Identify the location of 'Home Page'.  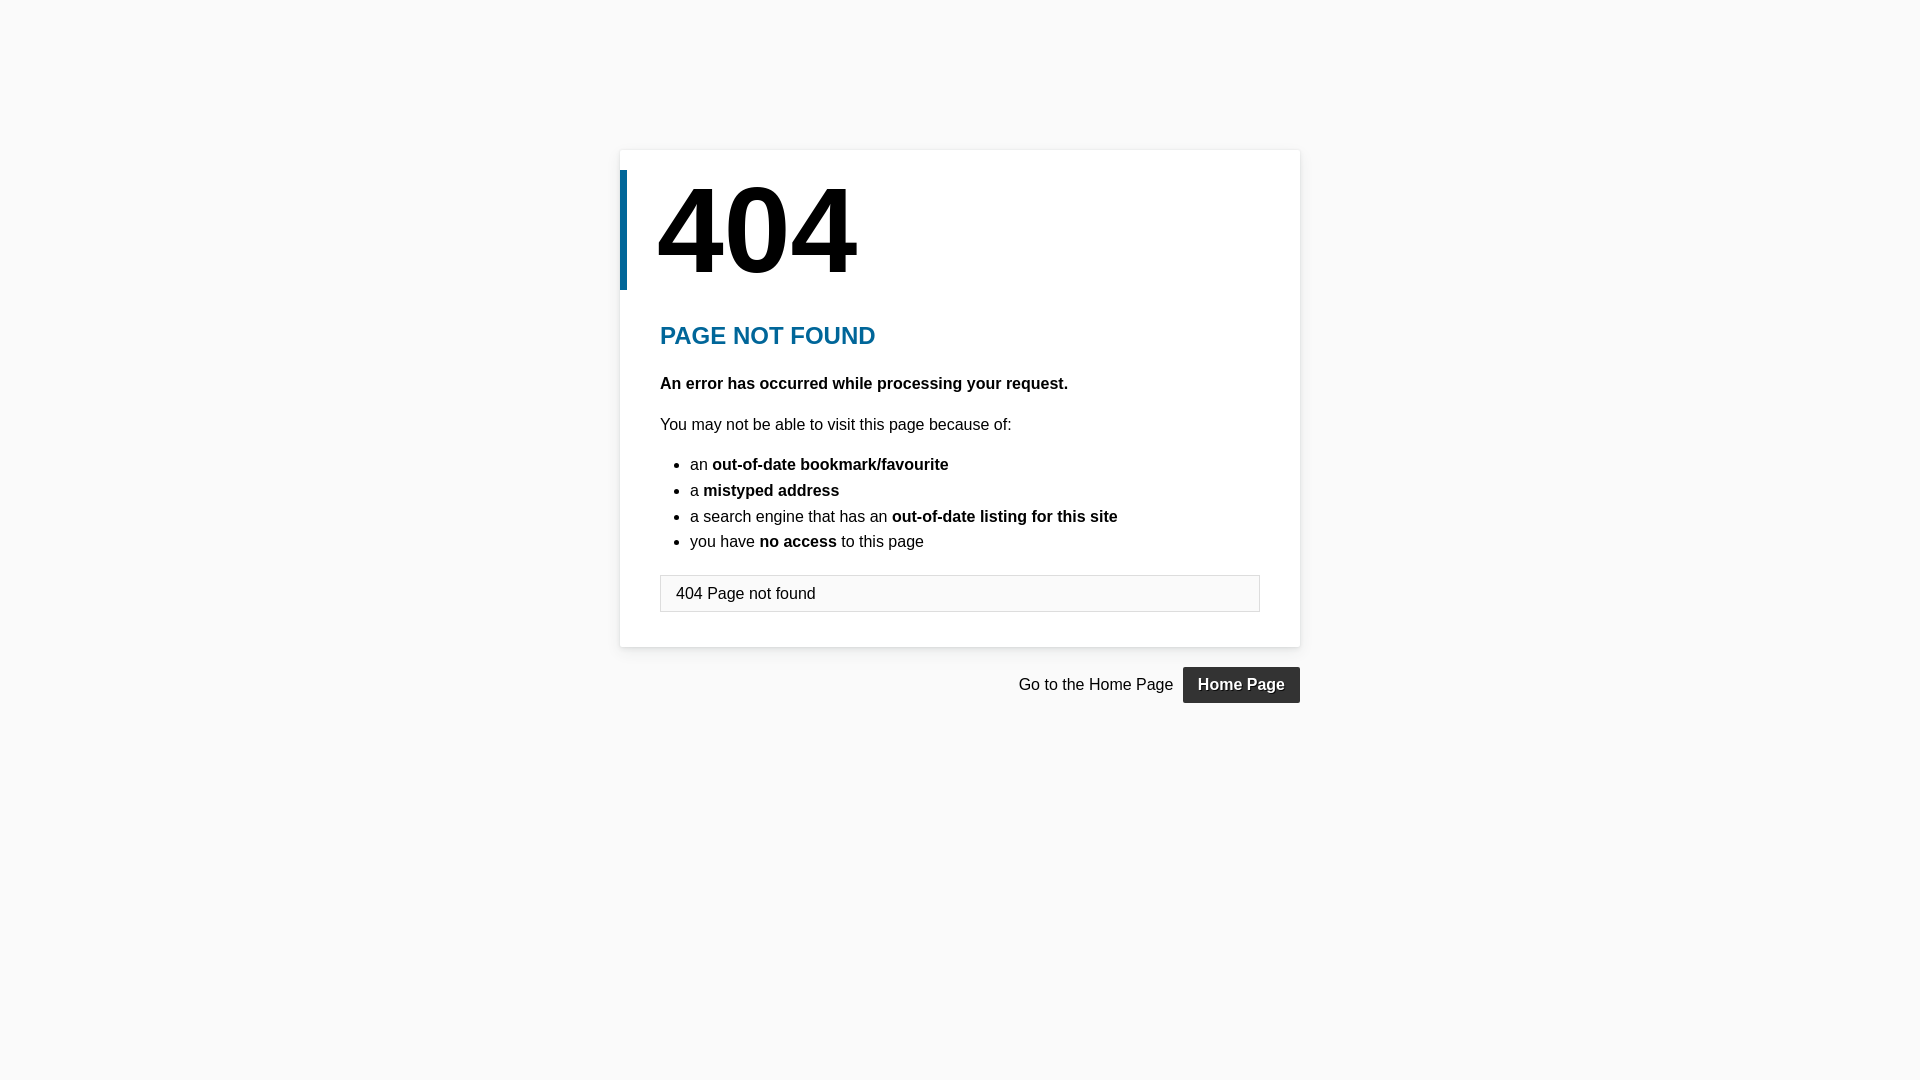
(1240, 684).